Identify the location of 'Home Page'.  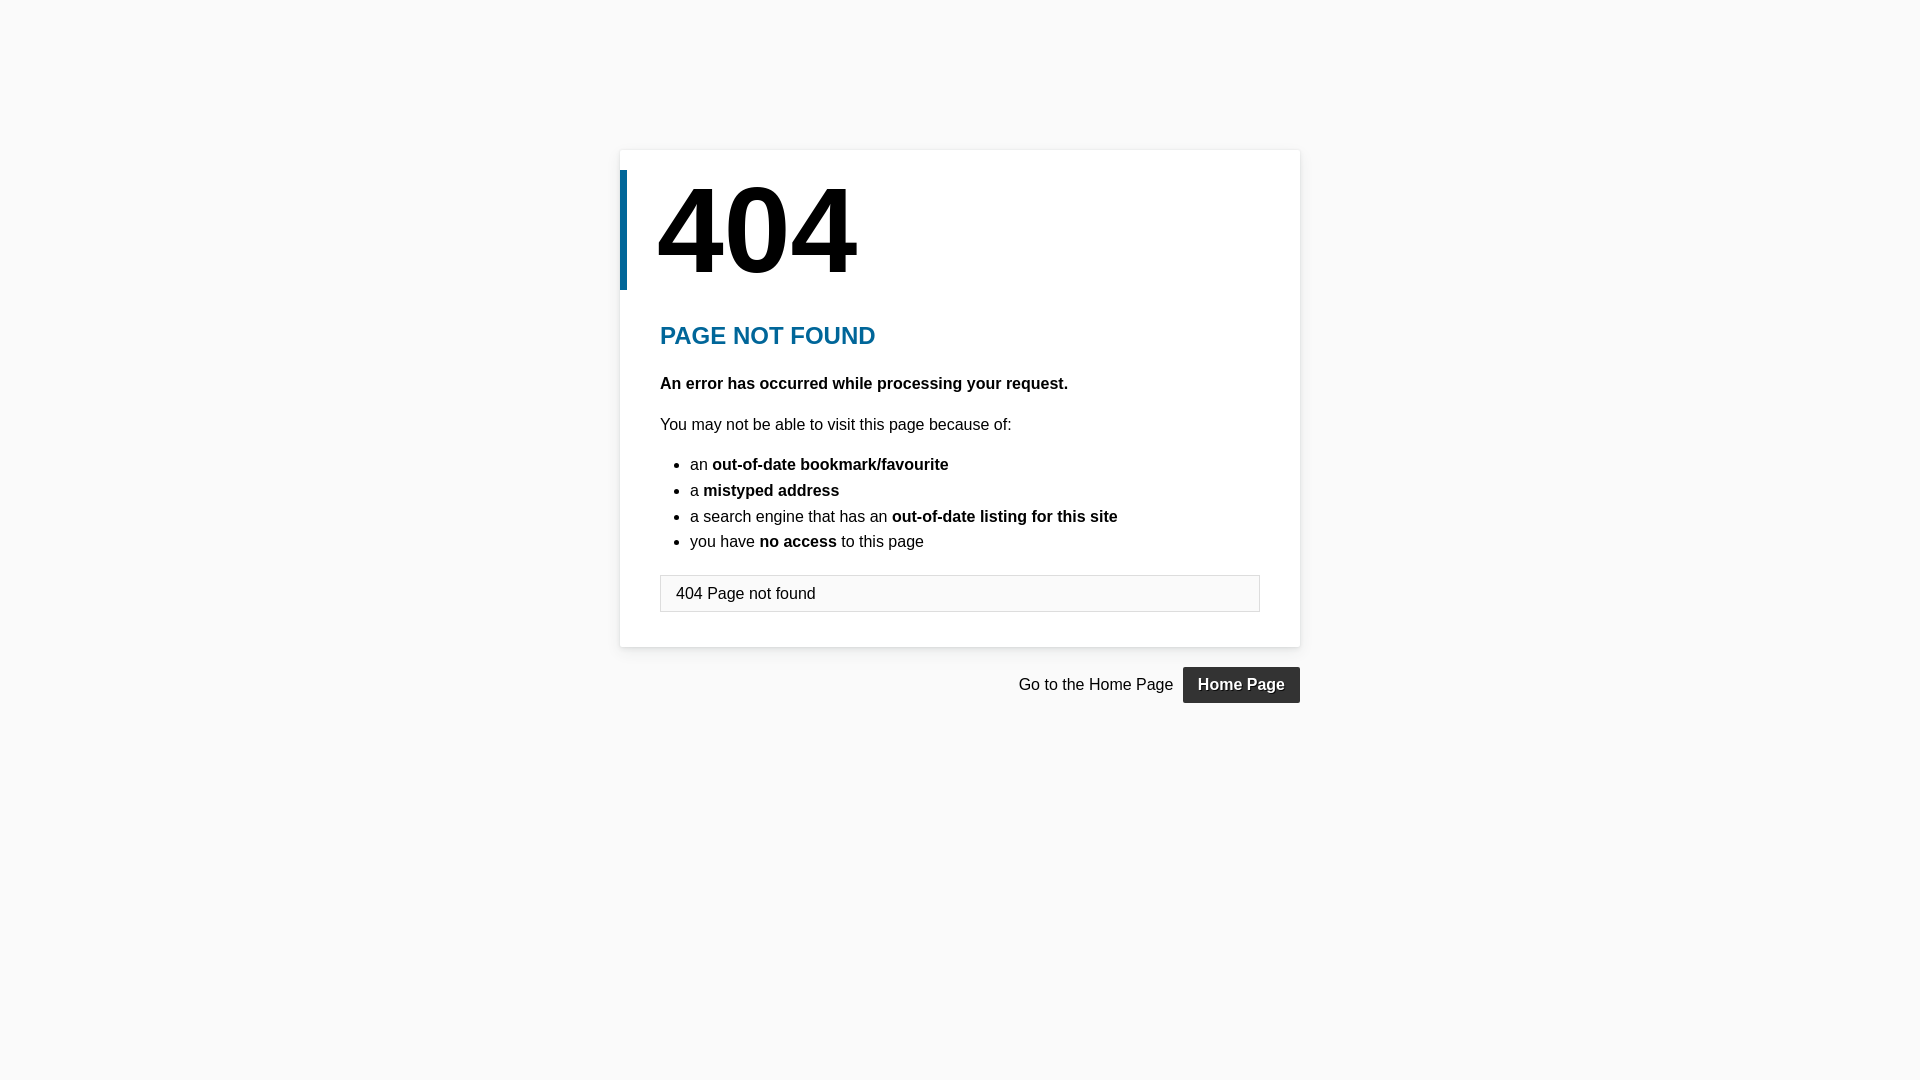
(1240, 684).